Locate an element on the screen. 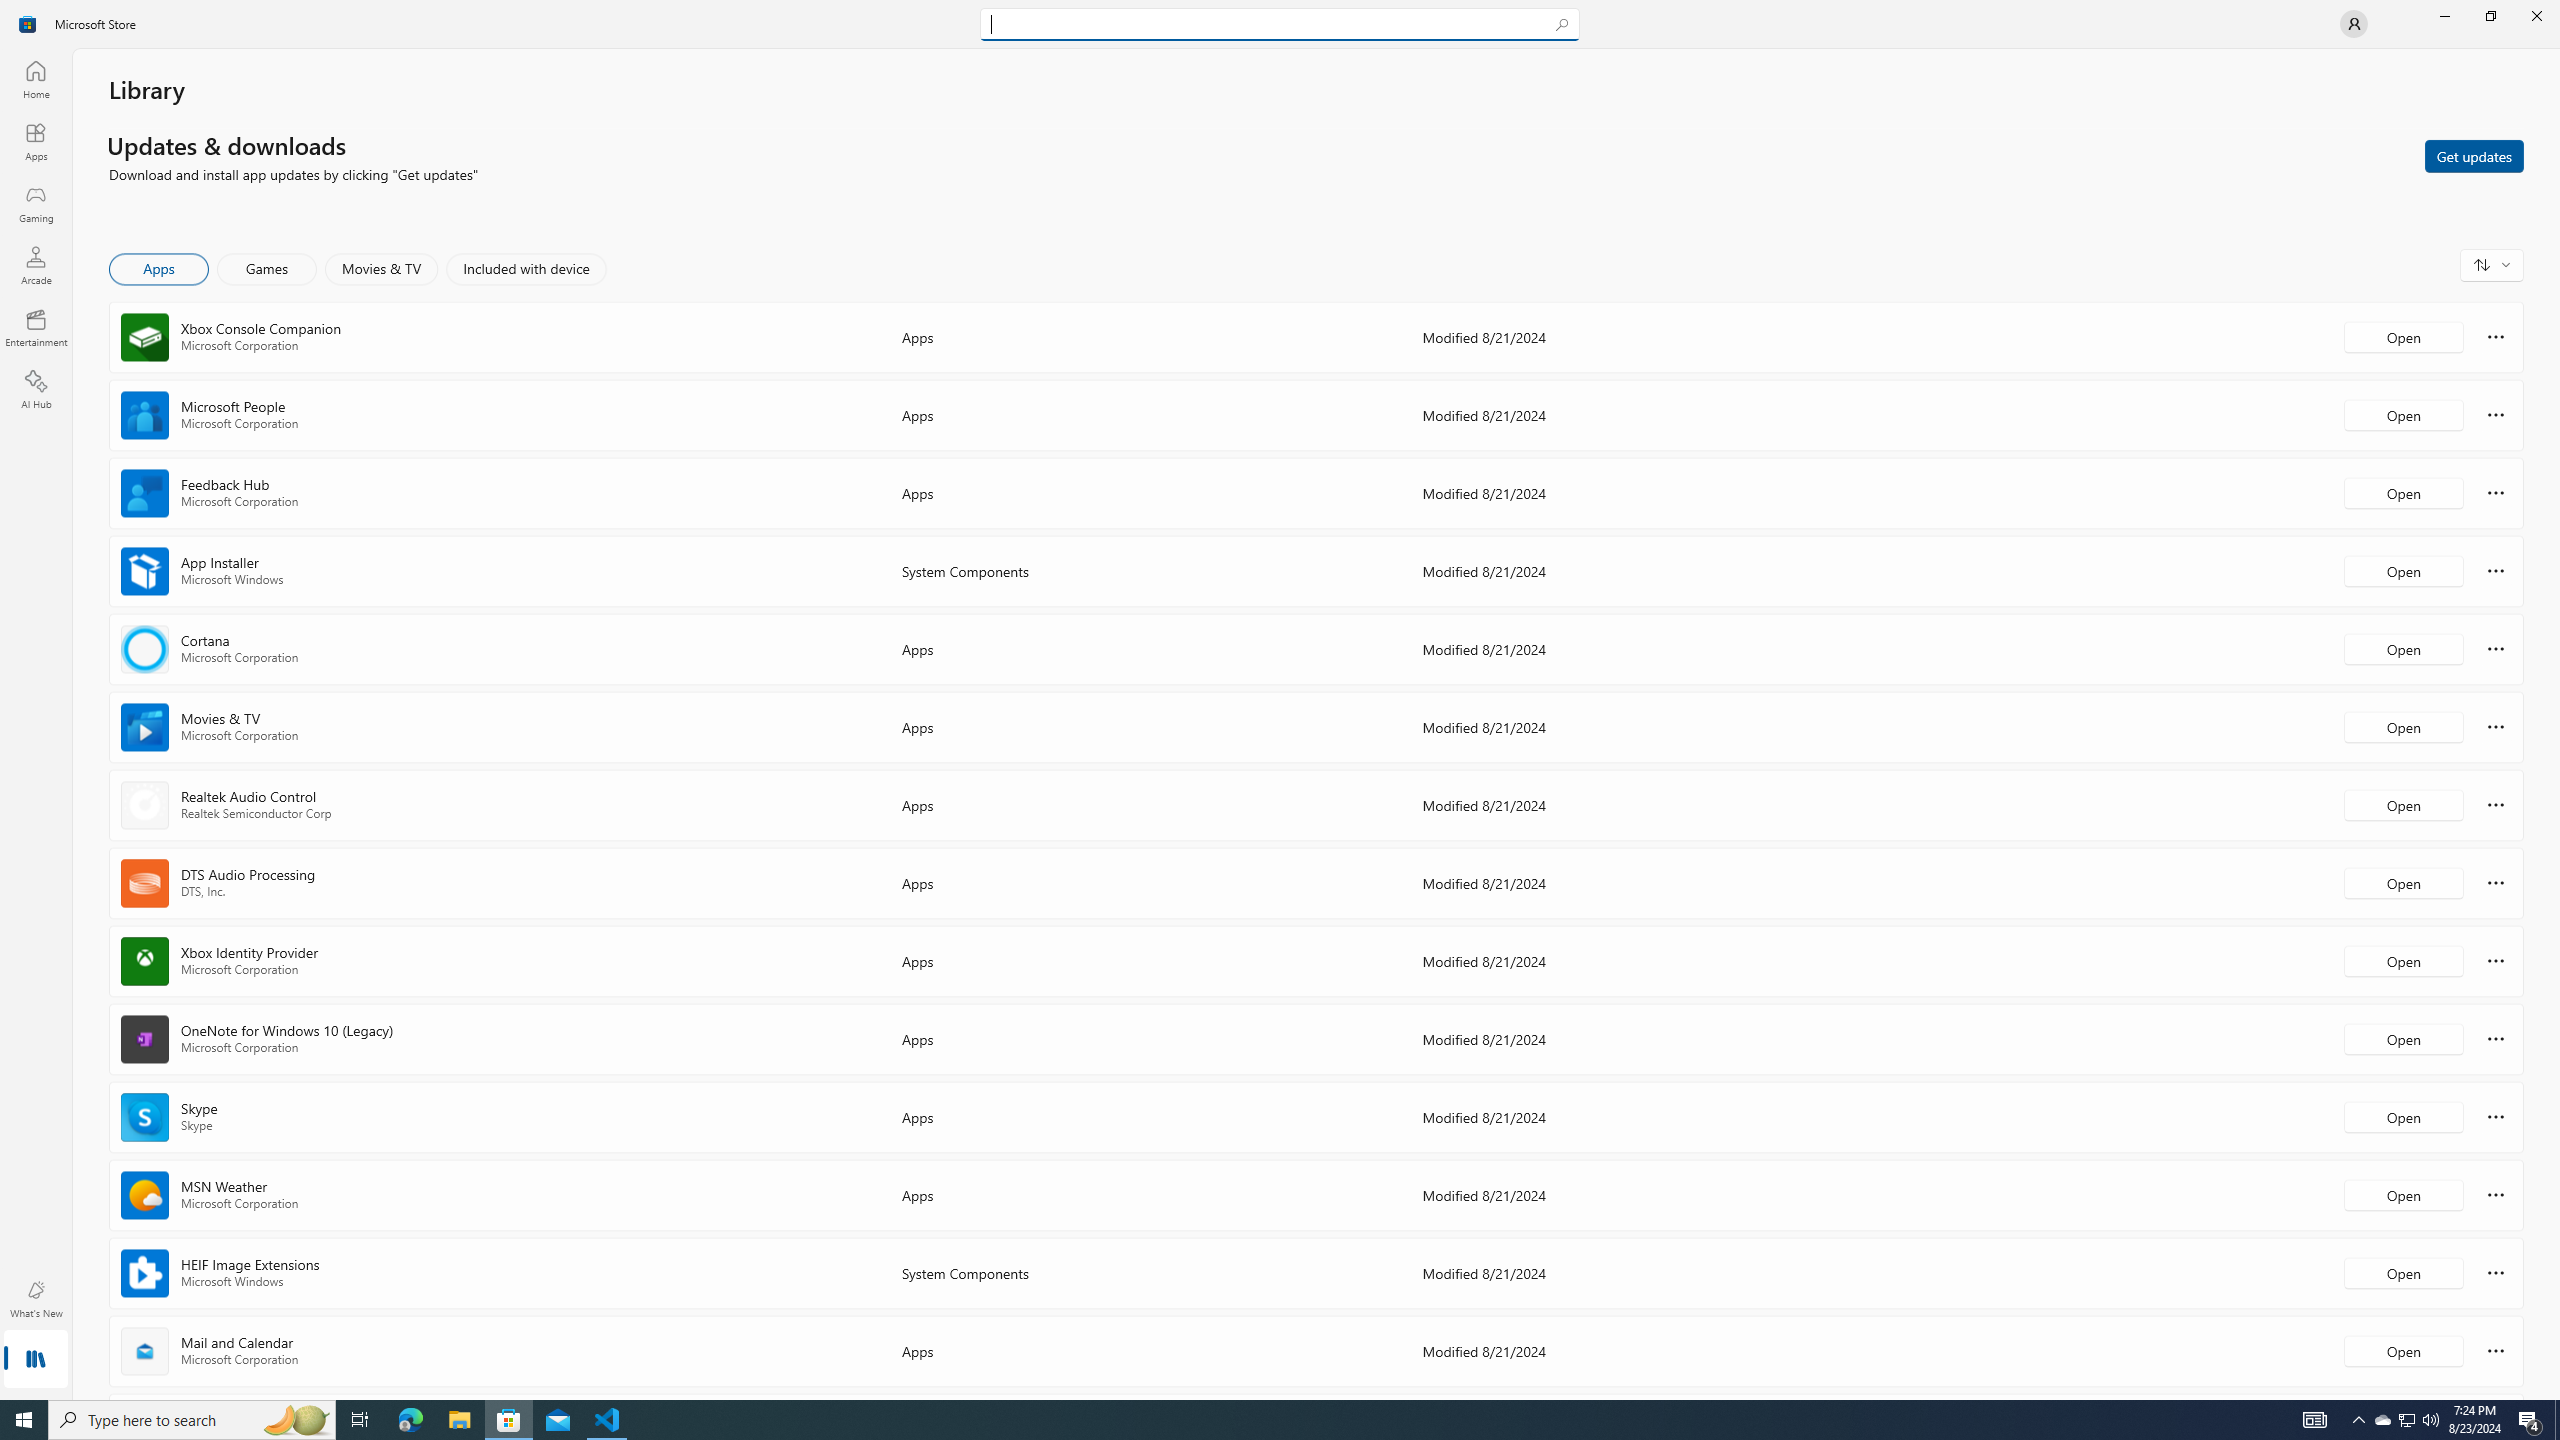 Image resolution: width=2560 pixels, height=1440 pixels. 'Search' is located at coordinates (1280, 23).